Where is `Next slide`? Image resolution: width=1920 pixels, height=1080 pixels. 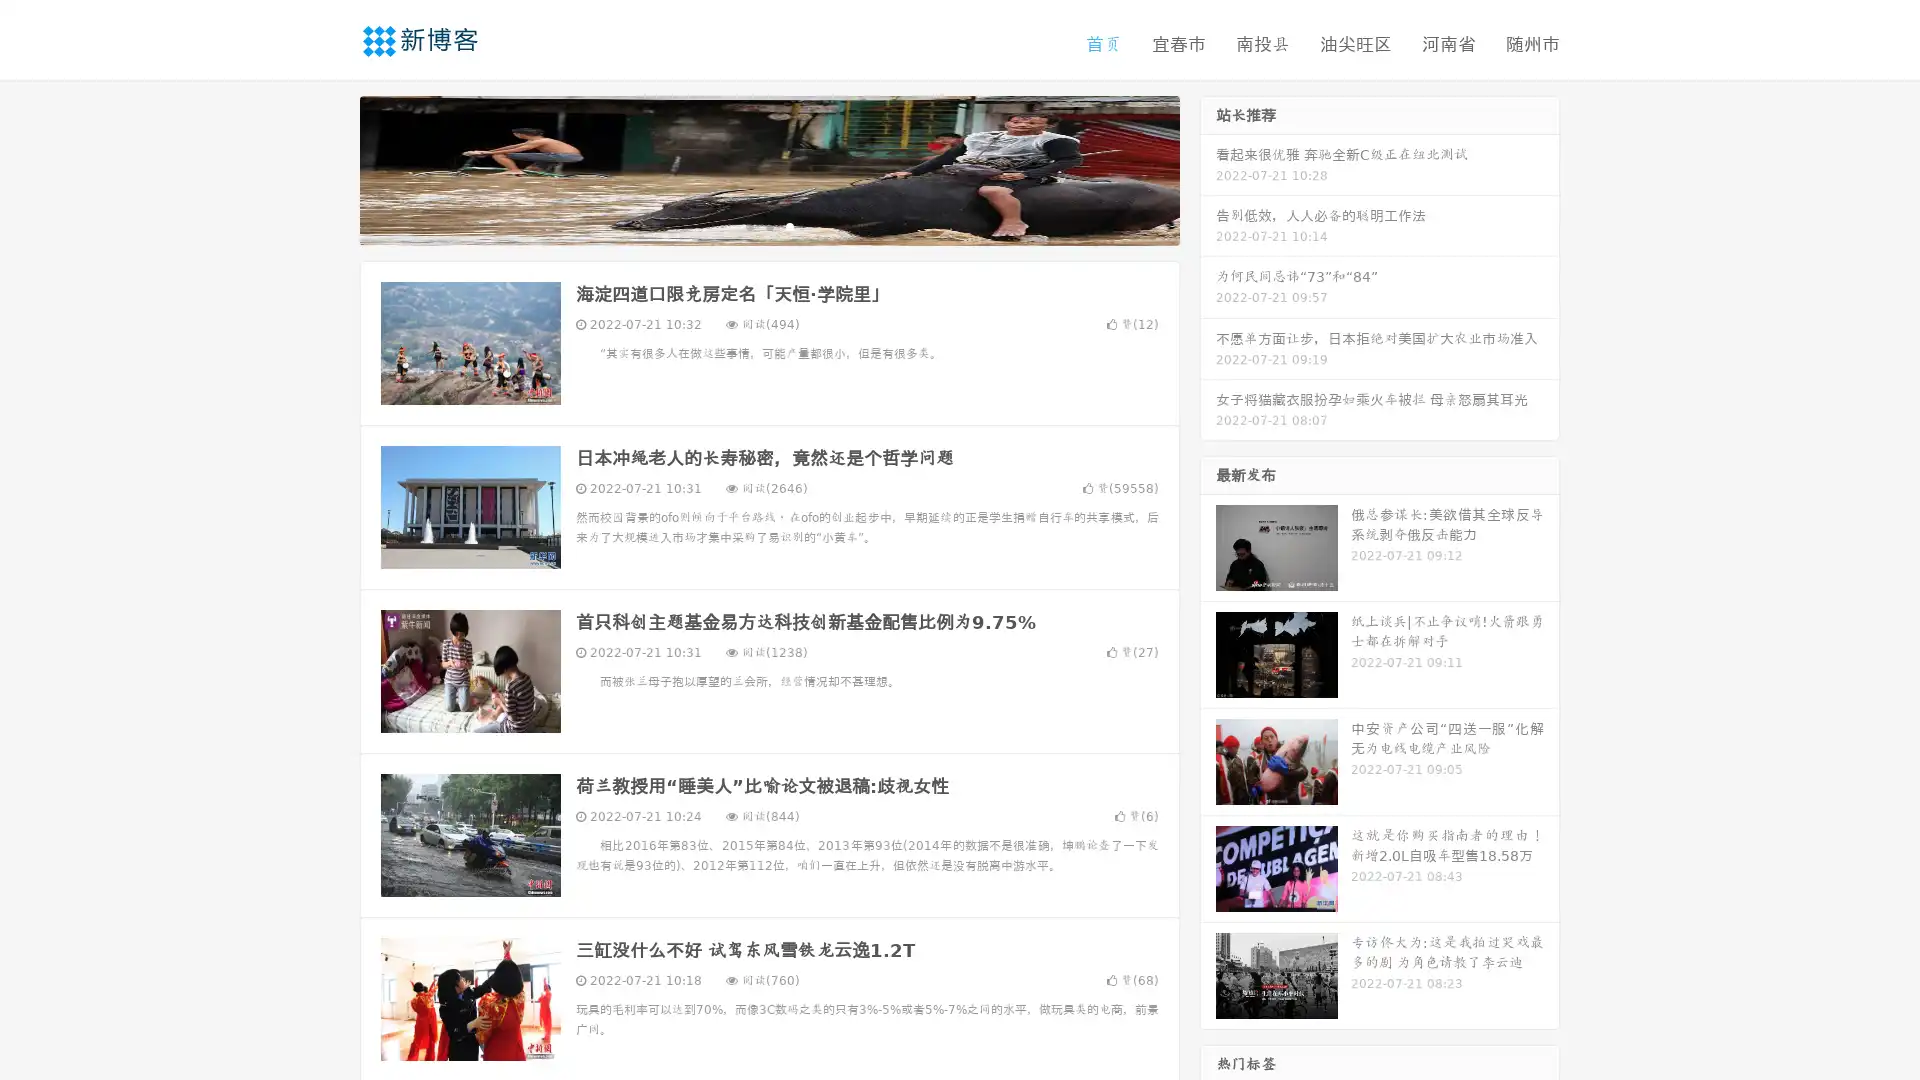
Next slide is located at coordinates (1208, 168).